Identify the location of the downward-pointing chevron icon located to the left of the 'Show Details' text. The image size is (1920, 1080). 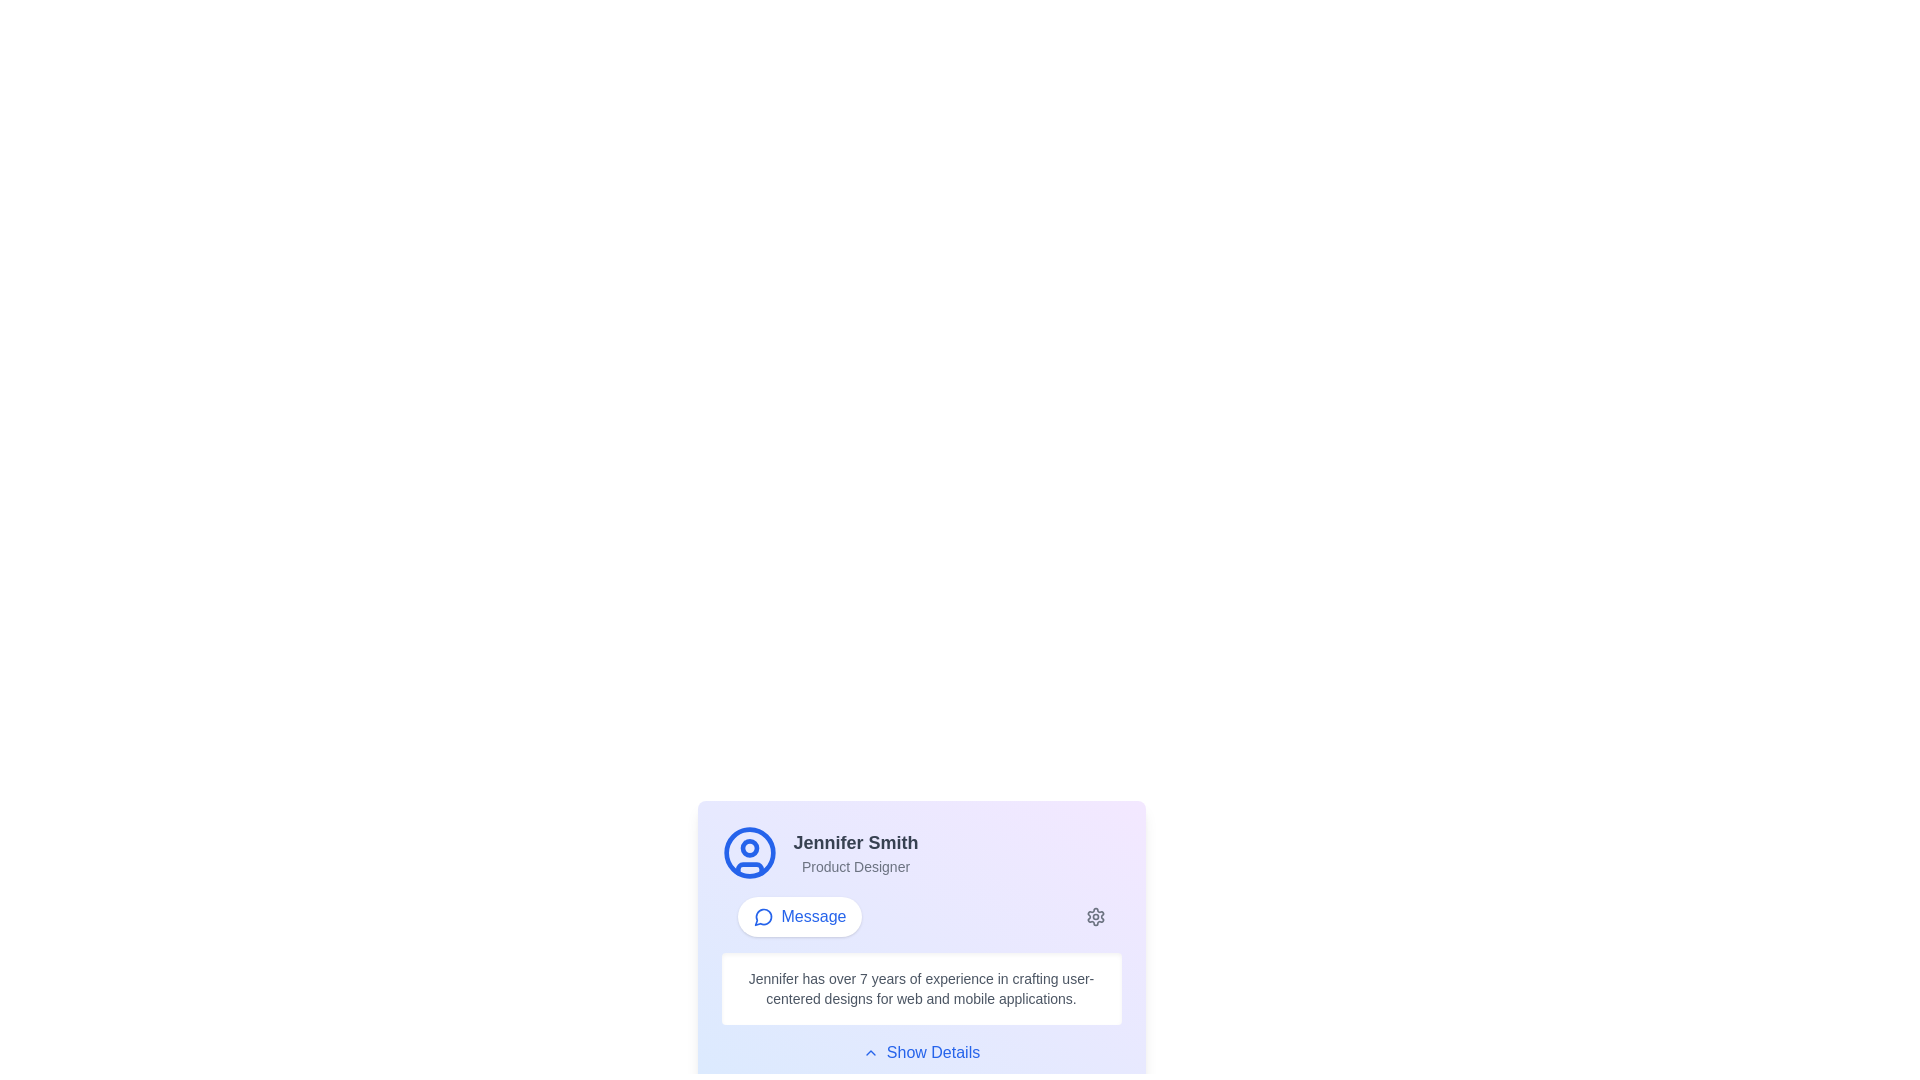
(870, 1052).